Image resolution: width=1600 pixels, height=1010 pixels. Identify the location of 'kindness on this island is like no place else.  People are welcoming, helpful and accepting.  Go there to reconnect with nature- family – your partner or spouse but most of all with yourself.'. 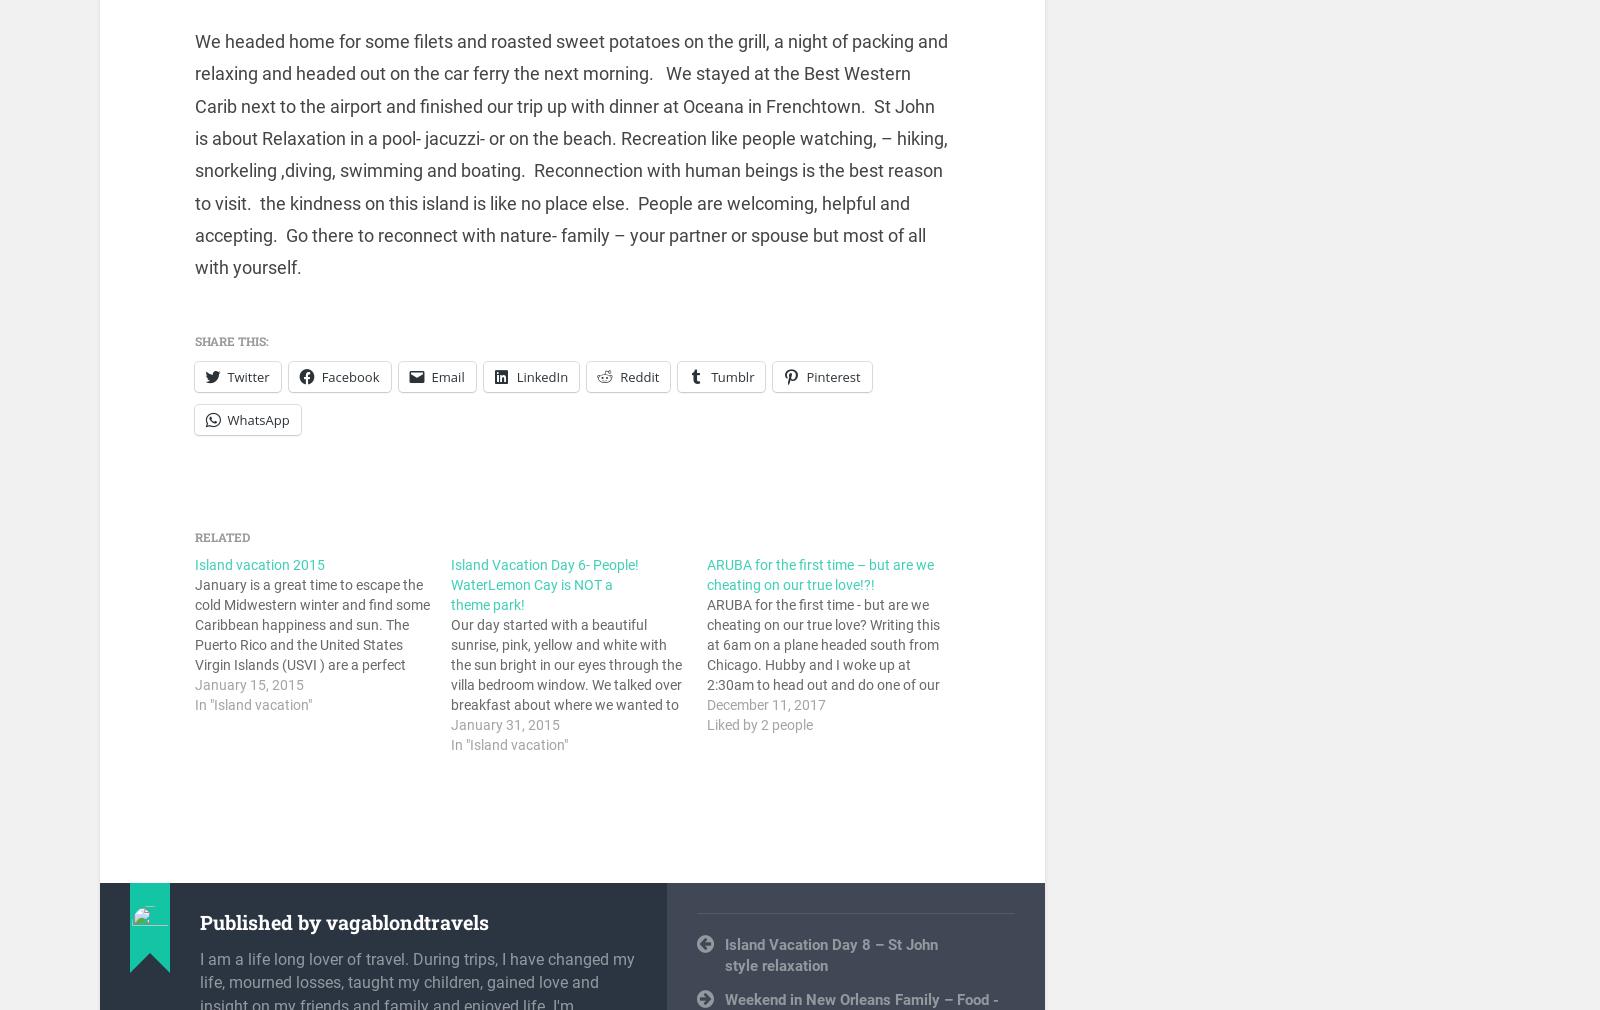
(558, 234).